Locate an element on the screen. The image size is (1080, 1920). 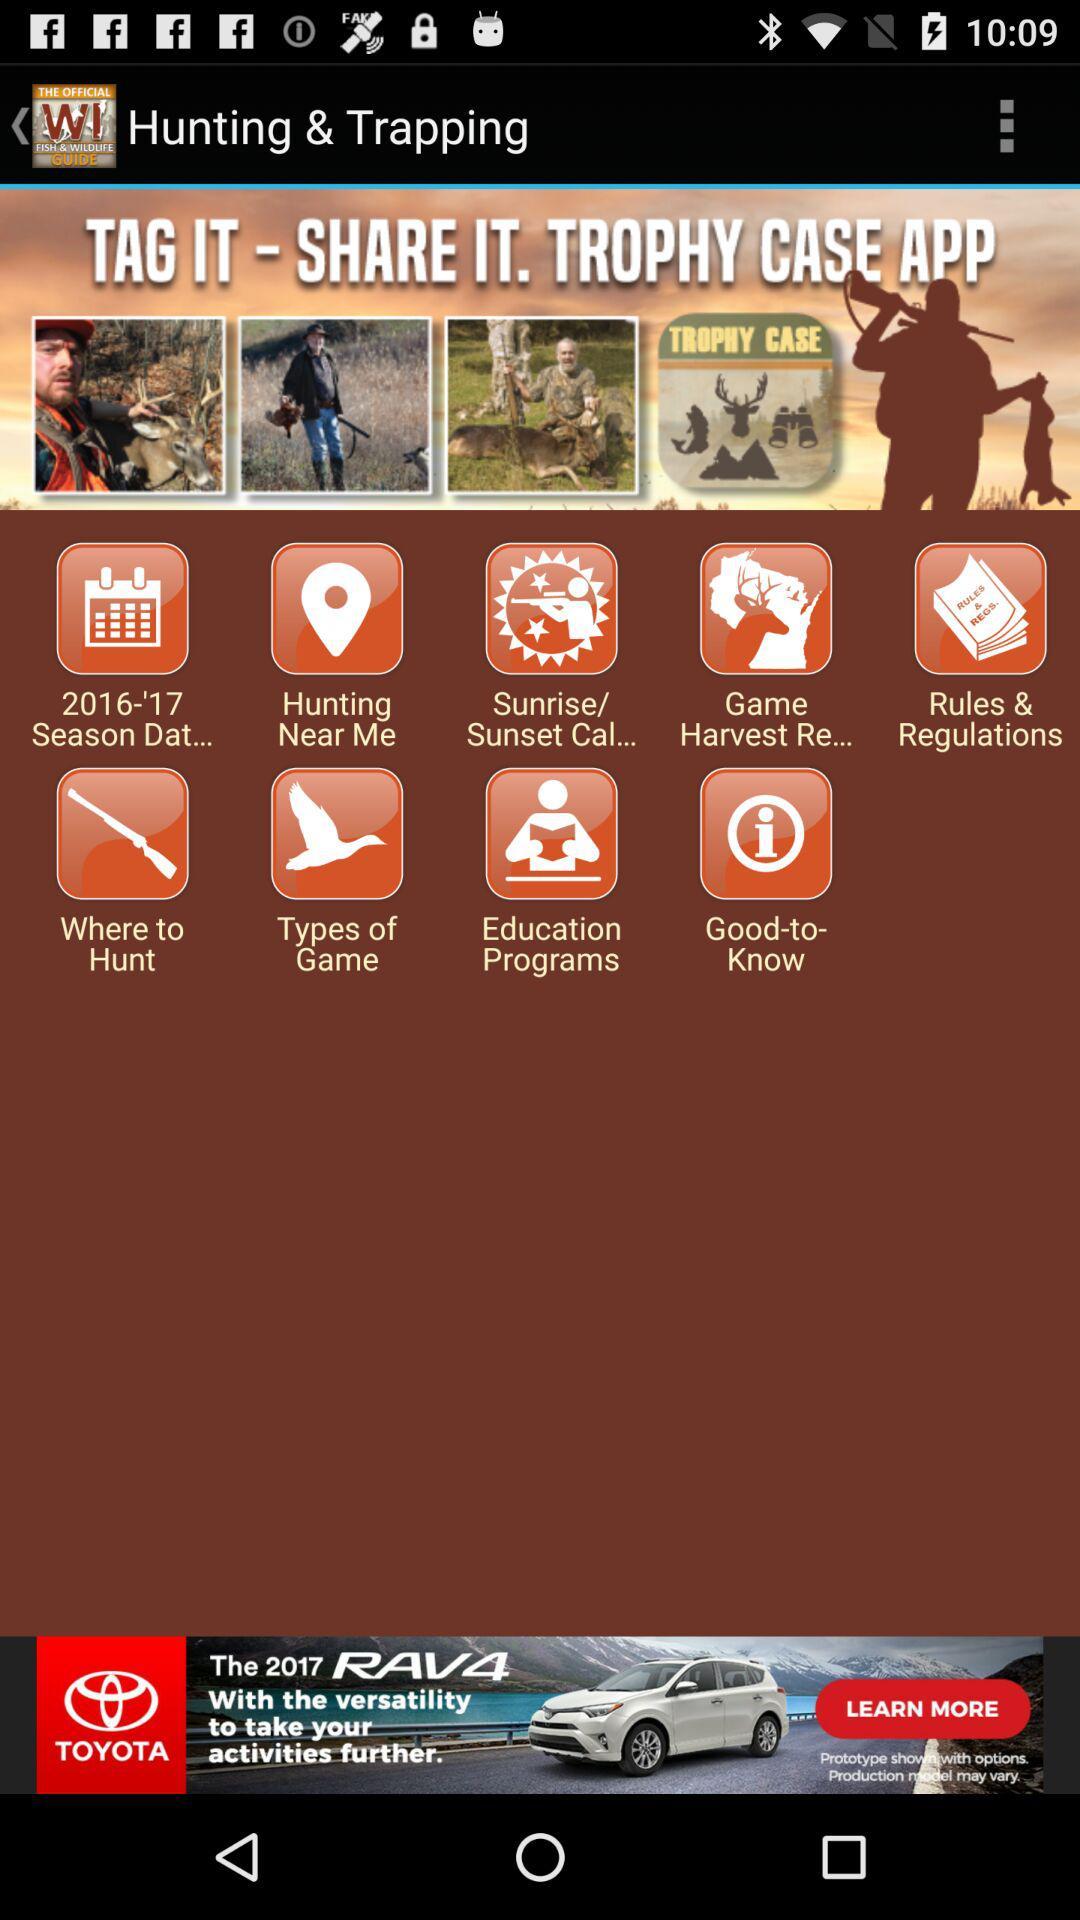
advertisement is located at coordinates (540, 349).